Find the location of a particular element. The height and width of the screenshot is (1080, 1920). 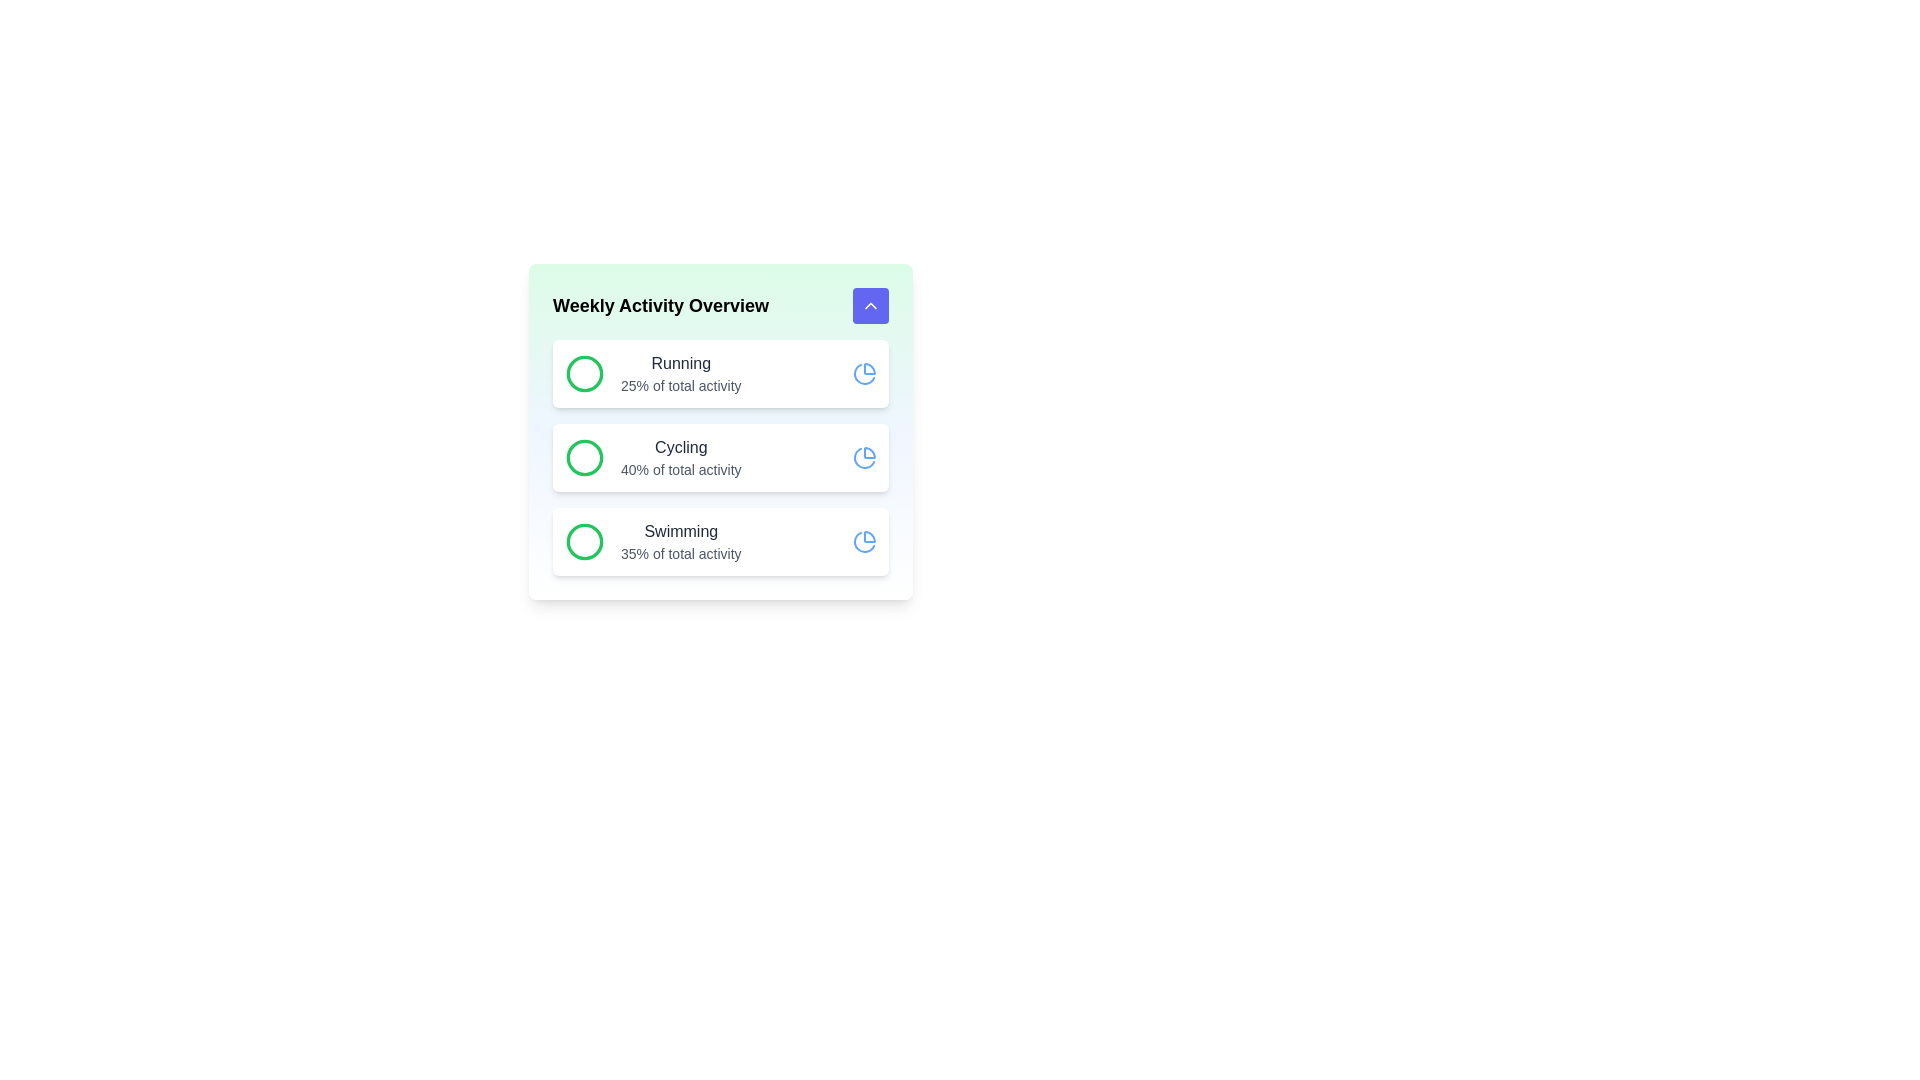

the Information display block that contains the text 'Swimming' and '35% of total activity', which is the third element in a vertical list of similar structures is located at coordinates (681, 542).